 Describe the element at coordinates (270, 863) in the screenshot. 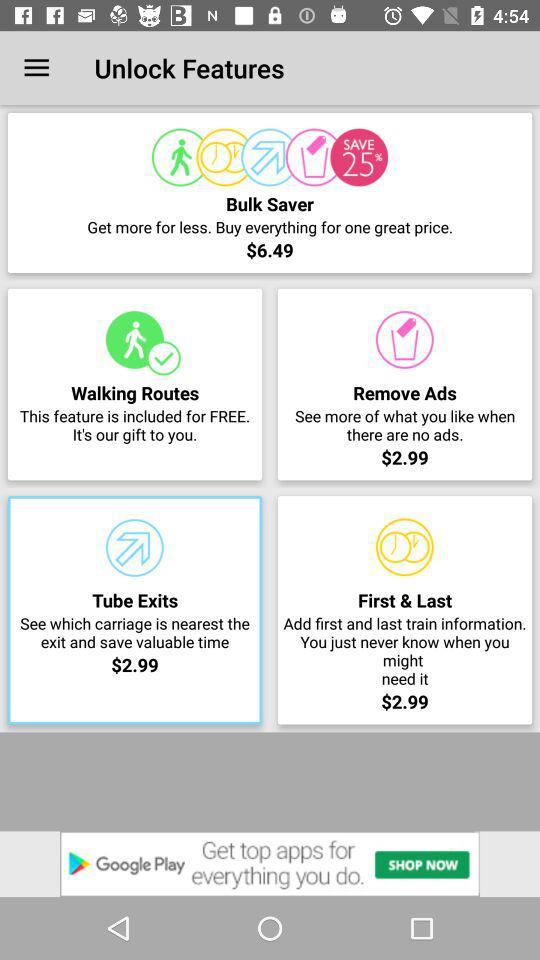

I see `the item below the $2.99 item` at that location.